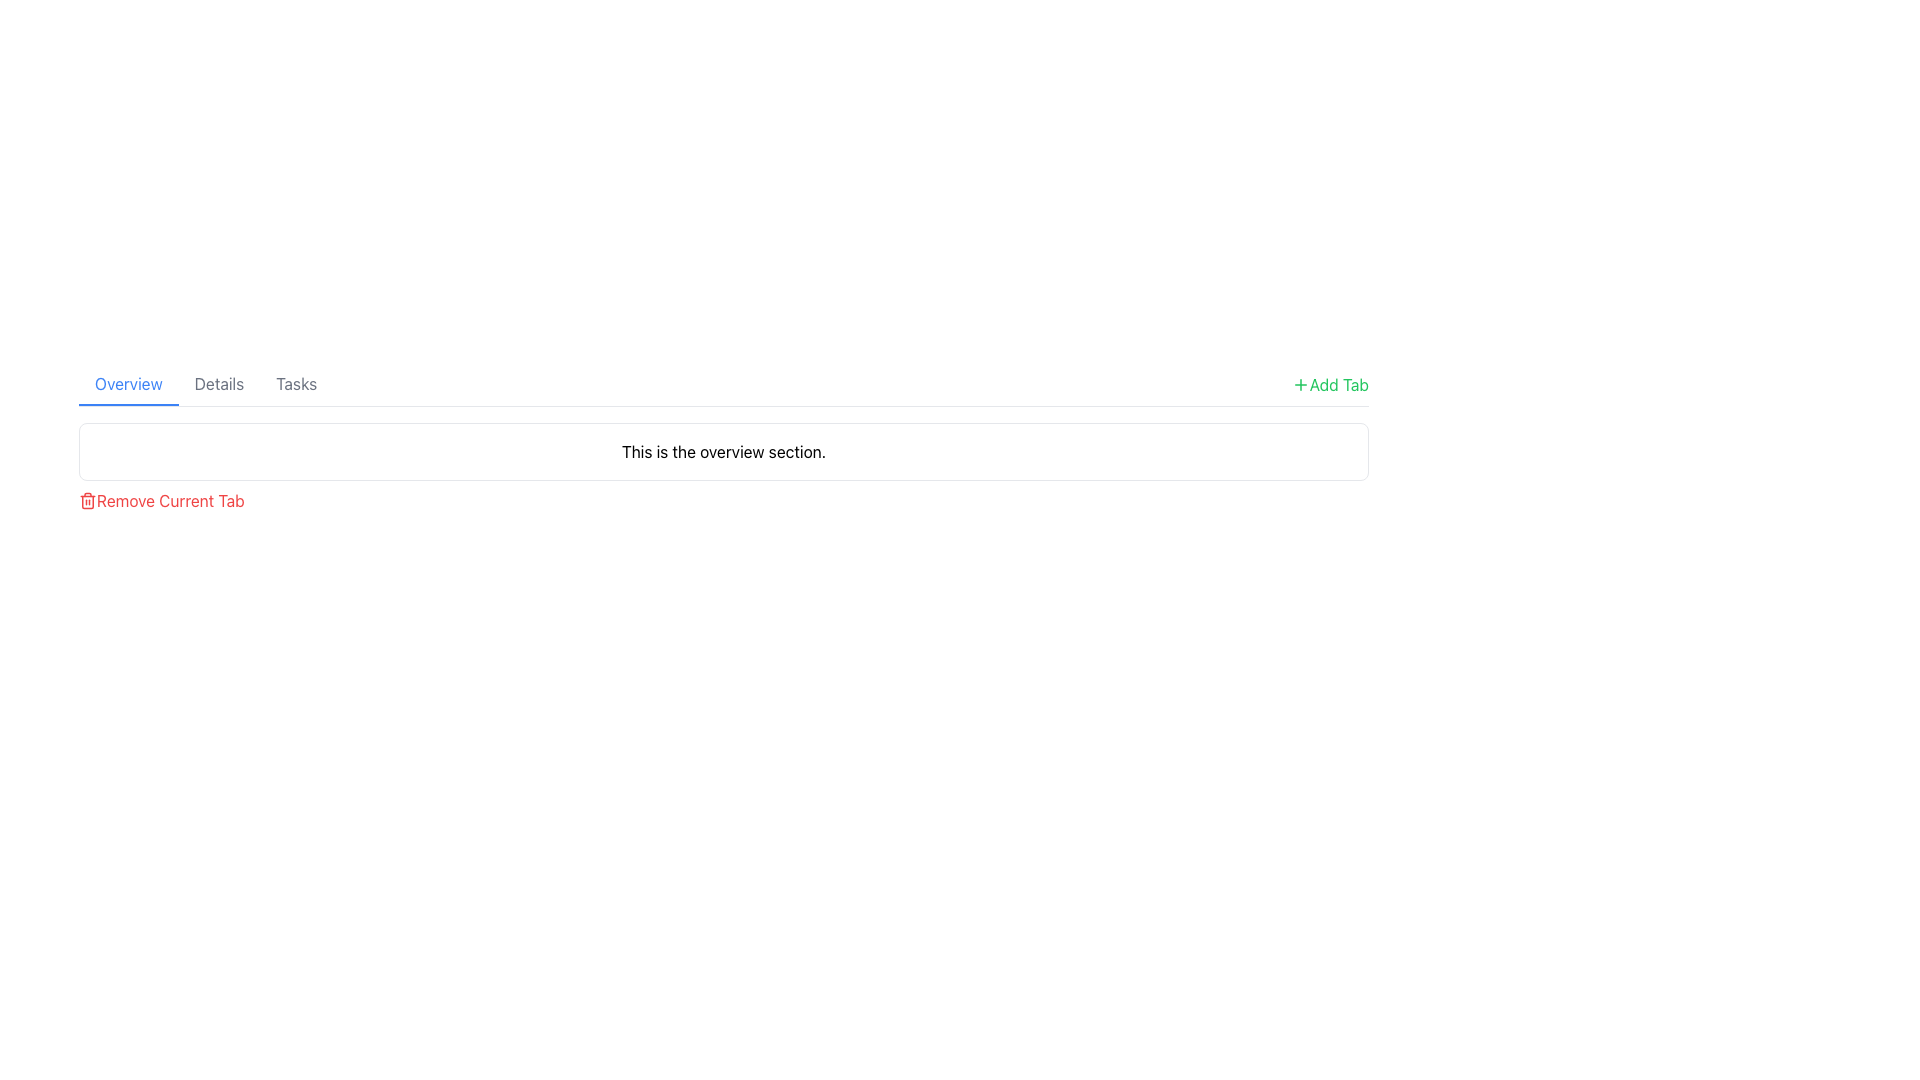 The width and height of the screenshot is (1920, 1080). Describe the element at coordinates (219, 385) in the screenshot. I see `the second navigation tab` at that location.